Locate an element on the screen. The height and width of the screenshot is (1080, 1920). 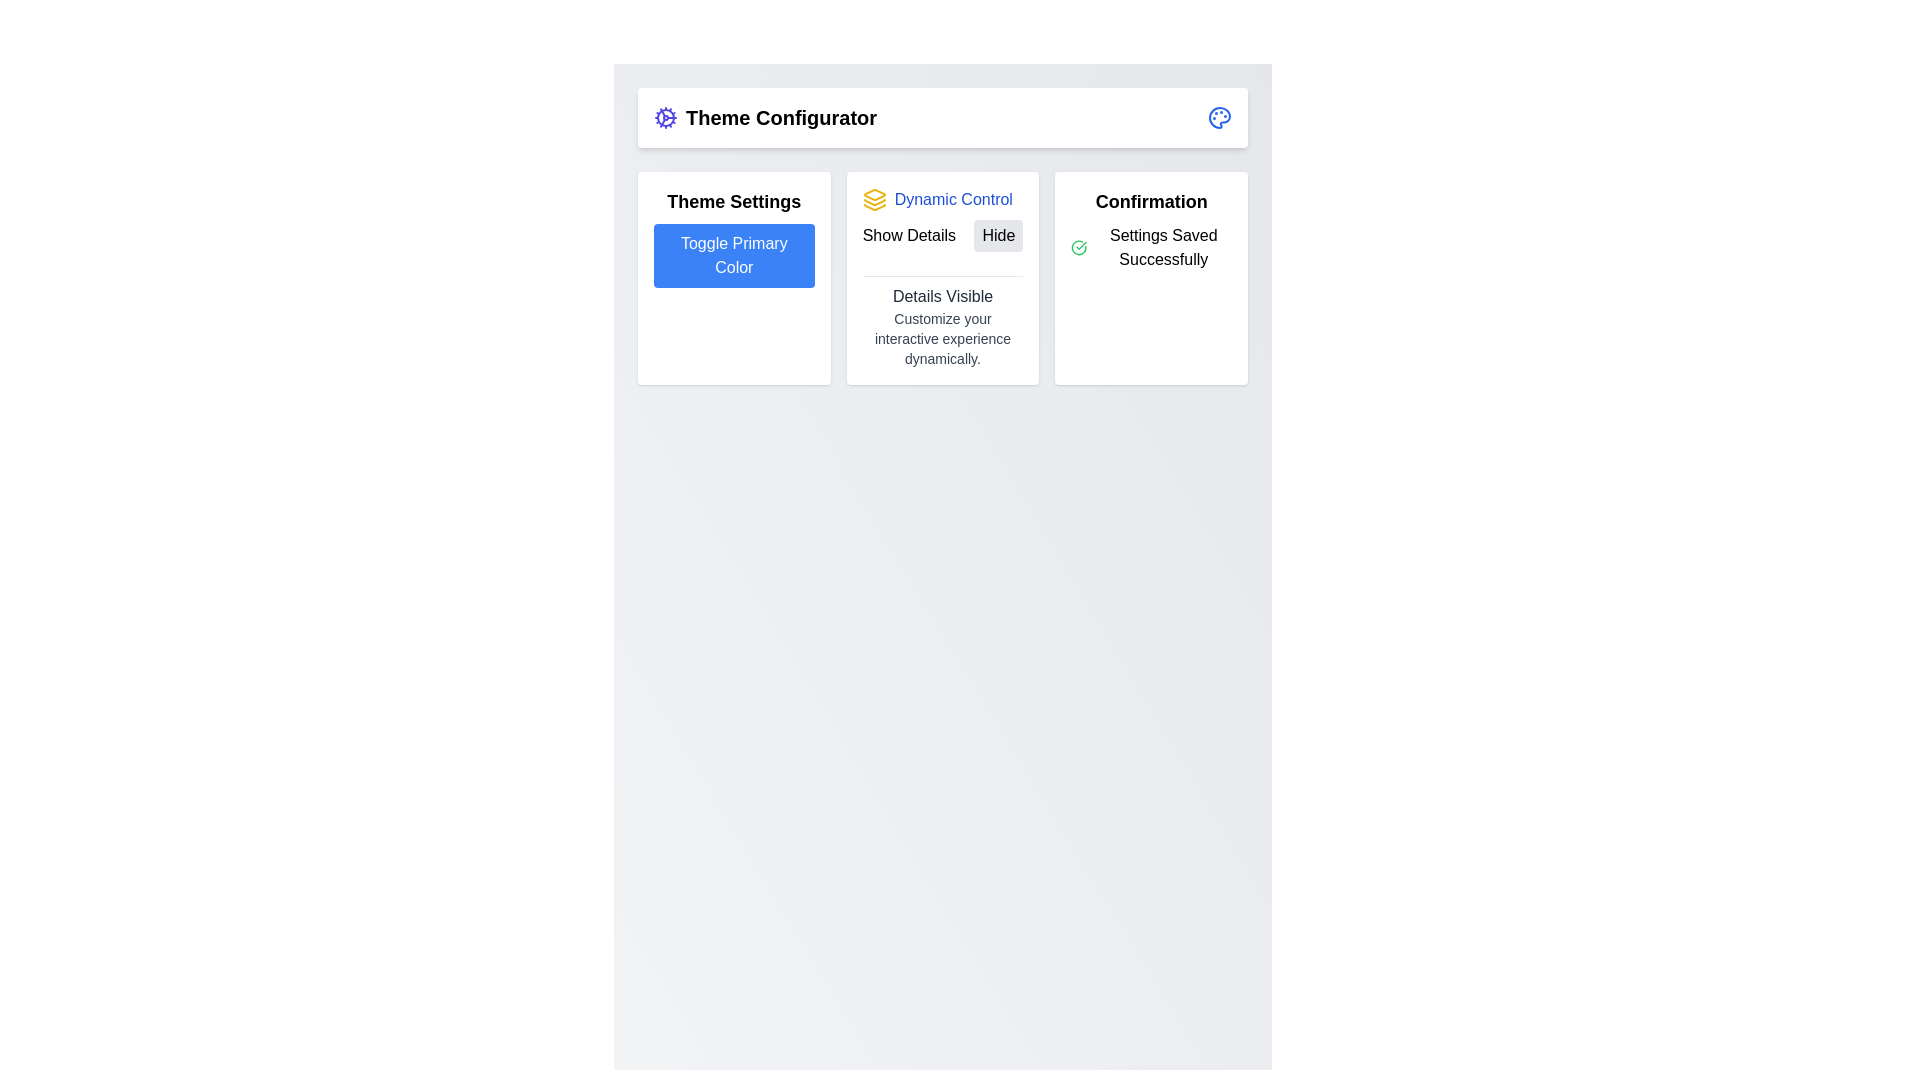
the button to hide additional details in the 'Dynamic Control' section, located to the right of the 'Show Details' text is located at coordinates (998, 234).